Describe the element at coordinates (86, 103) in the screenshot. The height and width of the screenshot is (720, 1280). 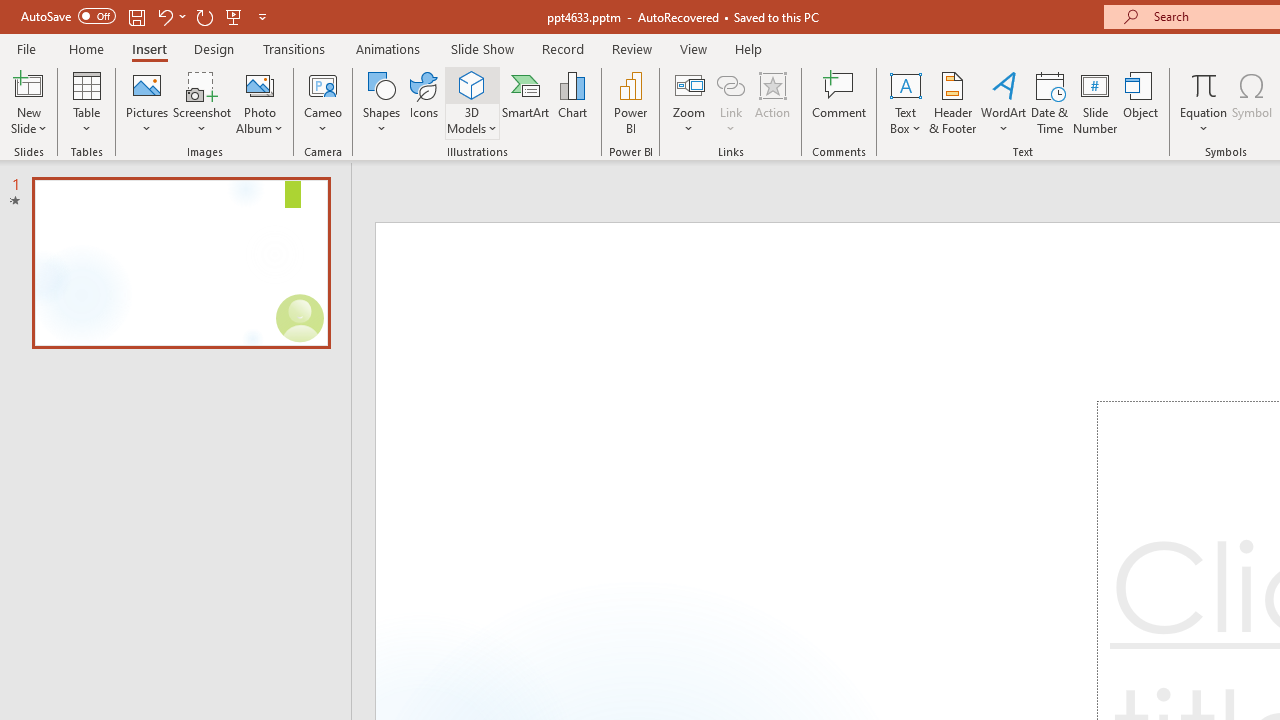
I see `'Table'` at that location.